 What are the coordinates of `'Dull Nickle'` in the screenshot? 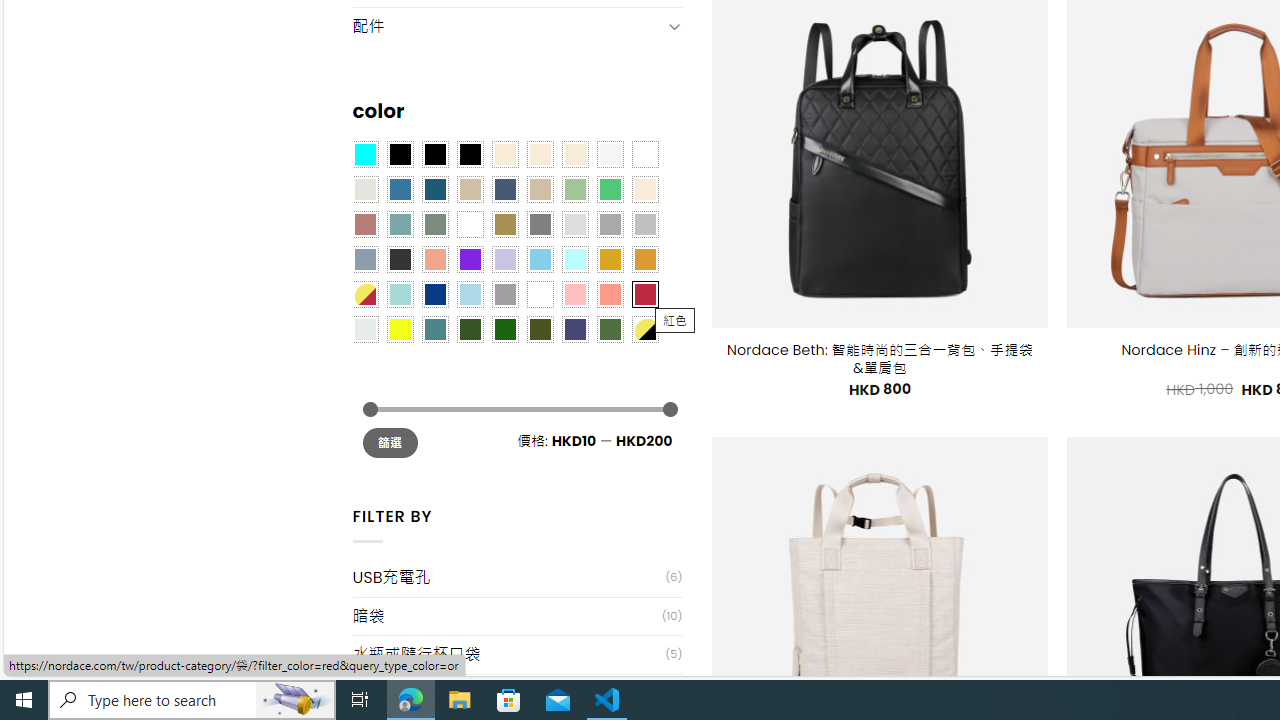 It's located at (364, 328).